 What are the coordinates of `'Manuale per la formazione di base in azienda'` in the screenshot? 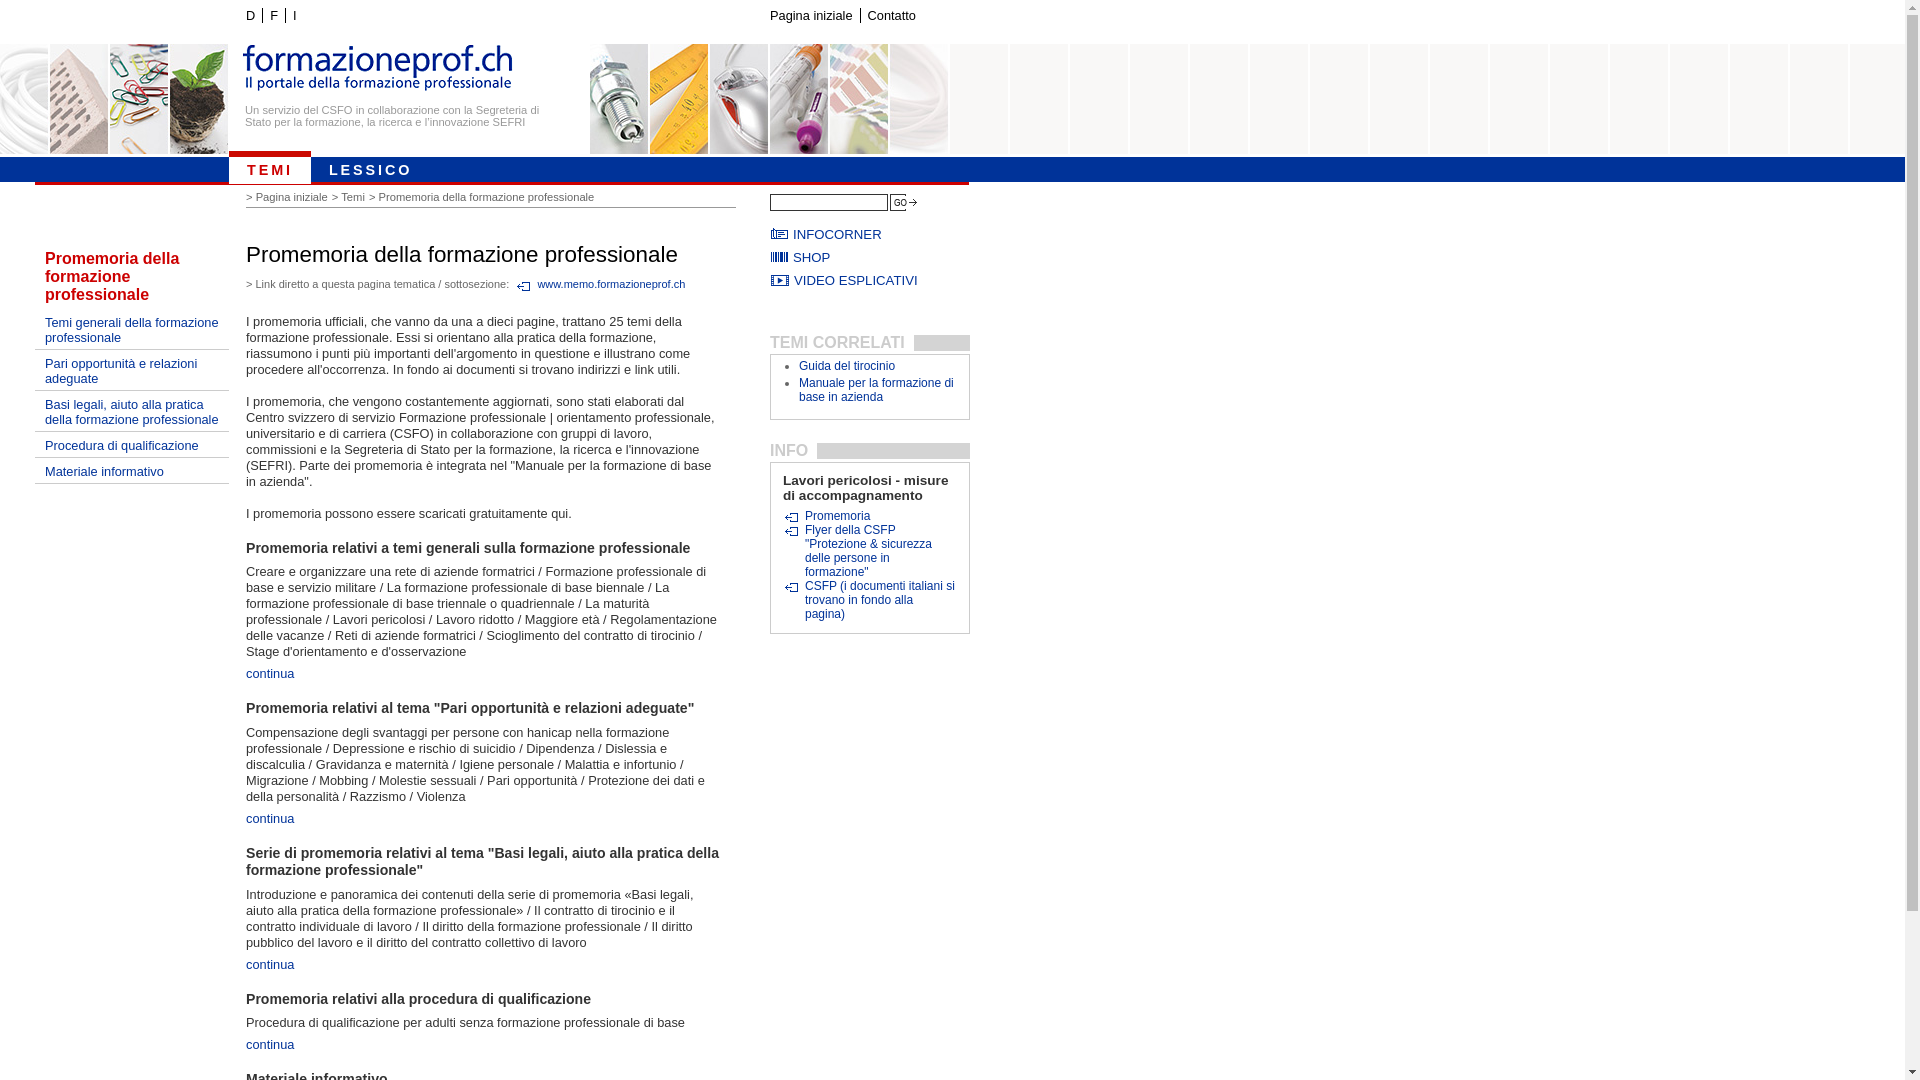 It's located at (876, 389).